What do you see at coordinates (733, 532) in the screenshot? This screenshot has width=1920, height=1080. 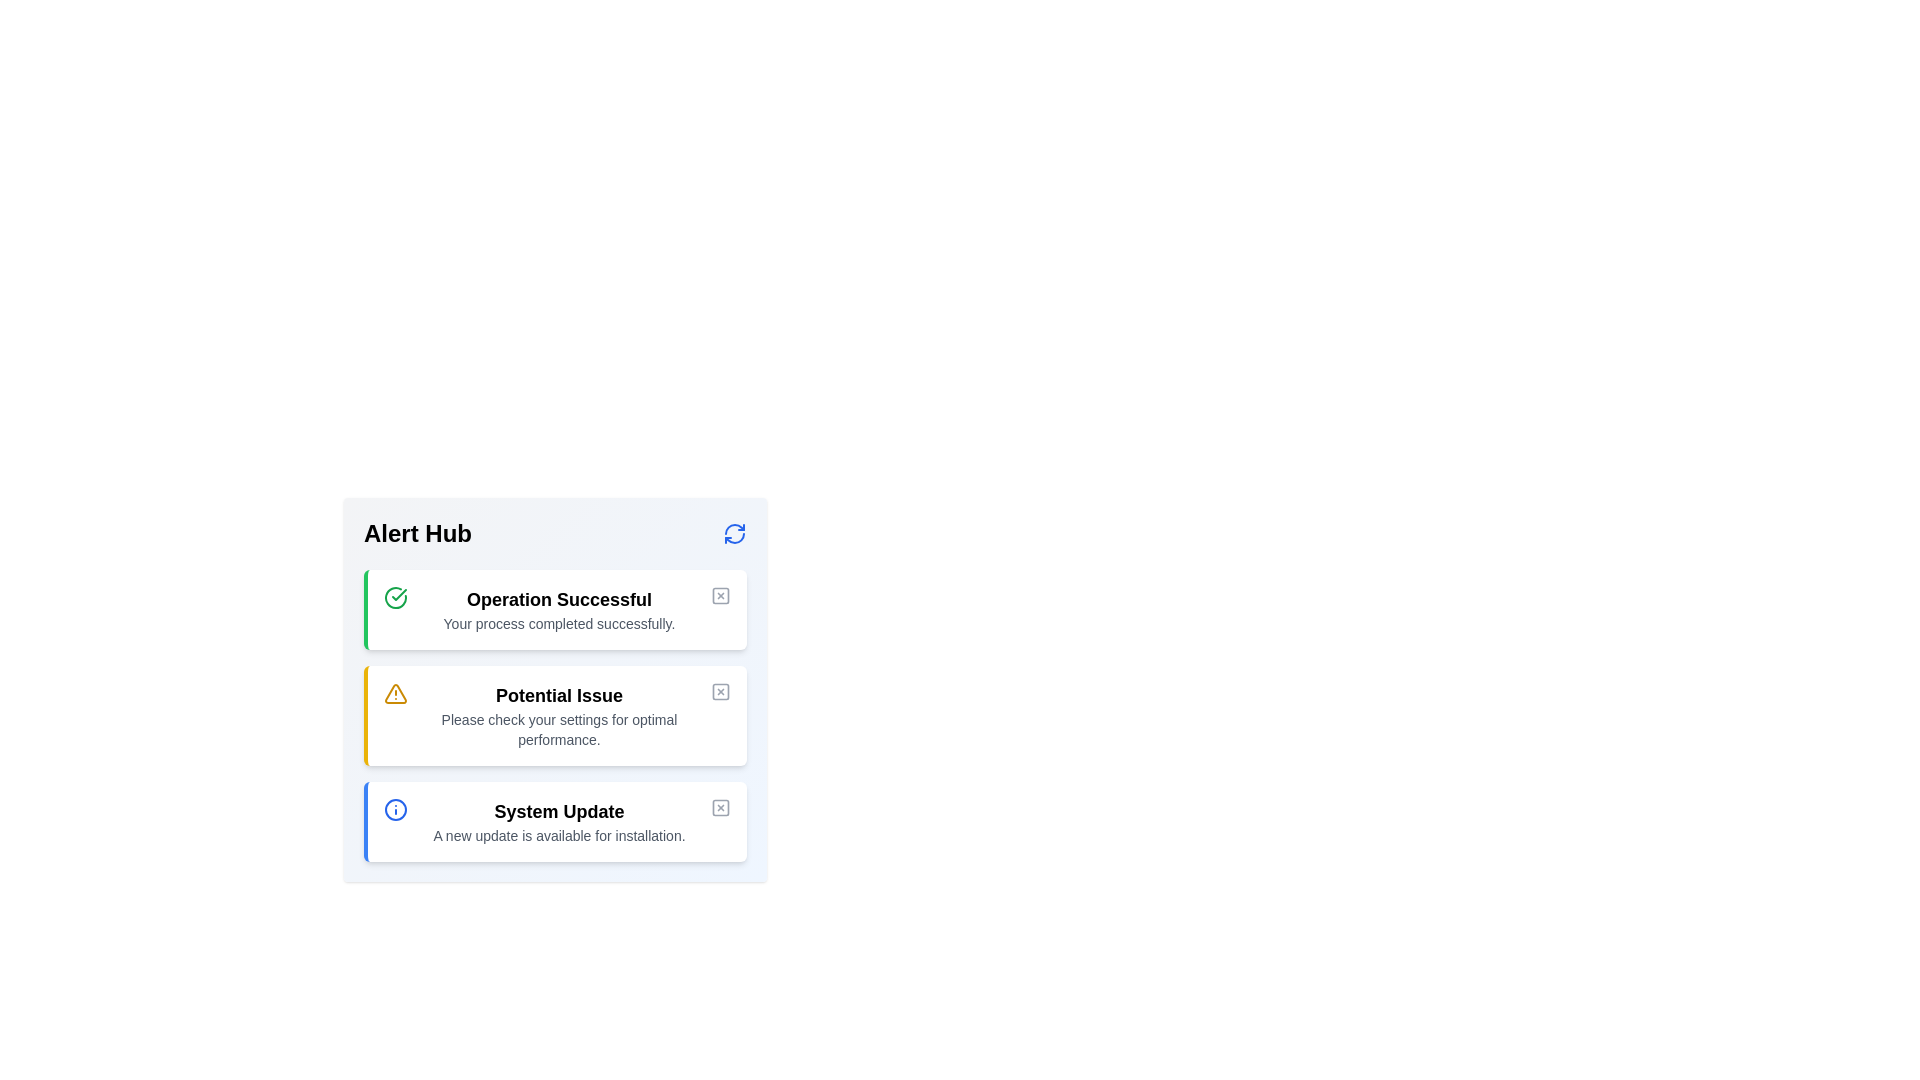 I see `the refresh icon button located in the top right of the 'Alert Hub' section to reload or update its content` at bounding box center [733, 532].